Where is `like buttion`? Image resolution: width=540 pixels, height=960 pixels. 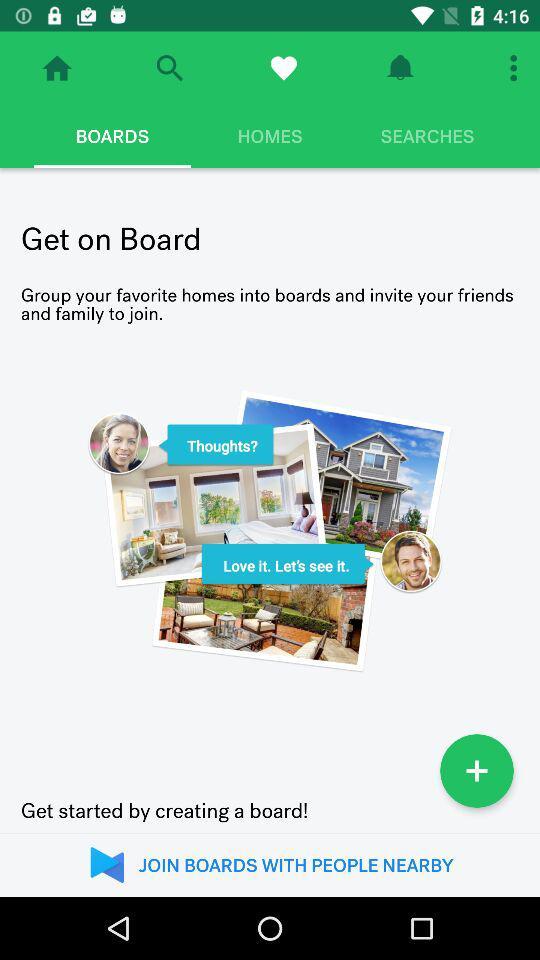 like buttion is located at coordinates (282, 68).